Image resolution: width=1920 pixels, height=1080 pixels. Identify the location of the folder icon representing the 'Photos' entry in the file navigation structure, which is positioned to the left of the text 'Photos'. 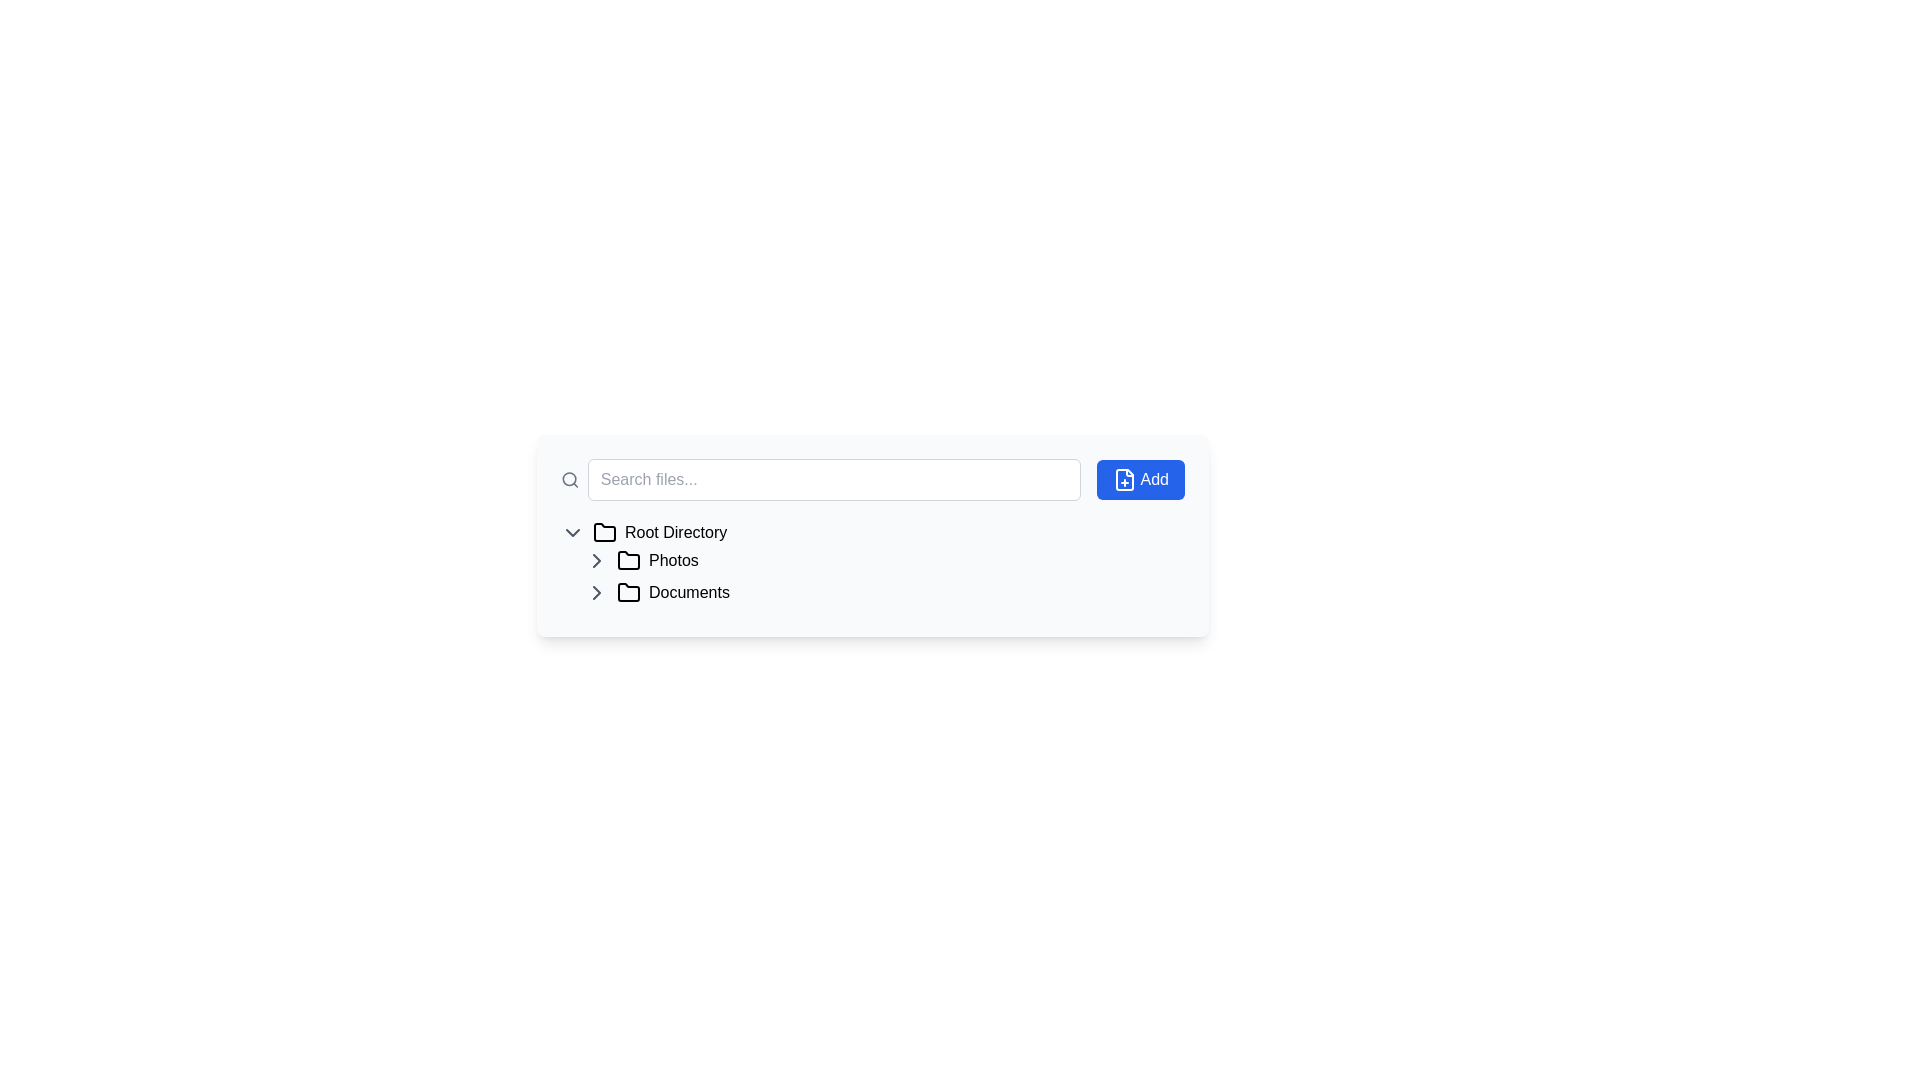
(627, 559).